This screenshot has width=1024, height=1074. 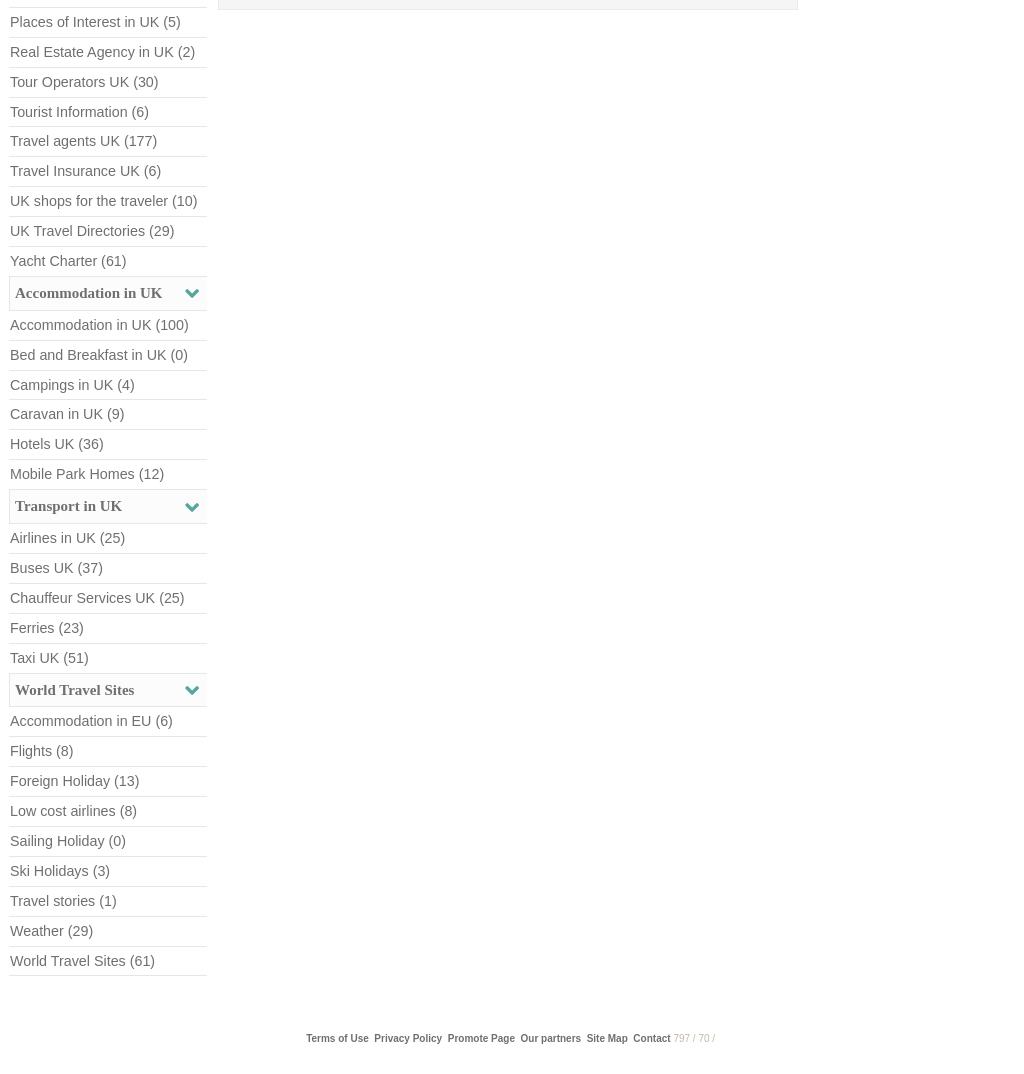 What do you see at coordinates (479, 1038) in the screenshot?
I see `'Promote Page'` at bounding box center [479, 1038].